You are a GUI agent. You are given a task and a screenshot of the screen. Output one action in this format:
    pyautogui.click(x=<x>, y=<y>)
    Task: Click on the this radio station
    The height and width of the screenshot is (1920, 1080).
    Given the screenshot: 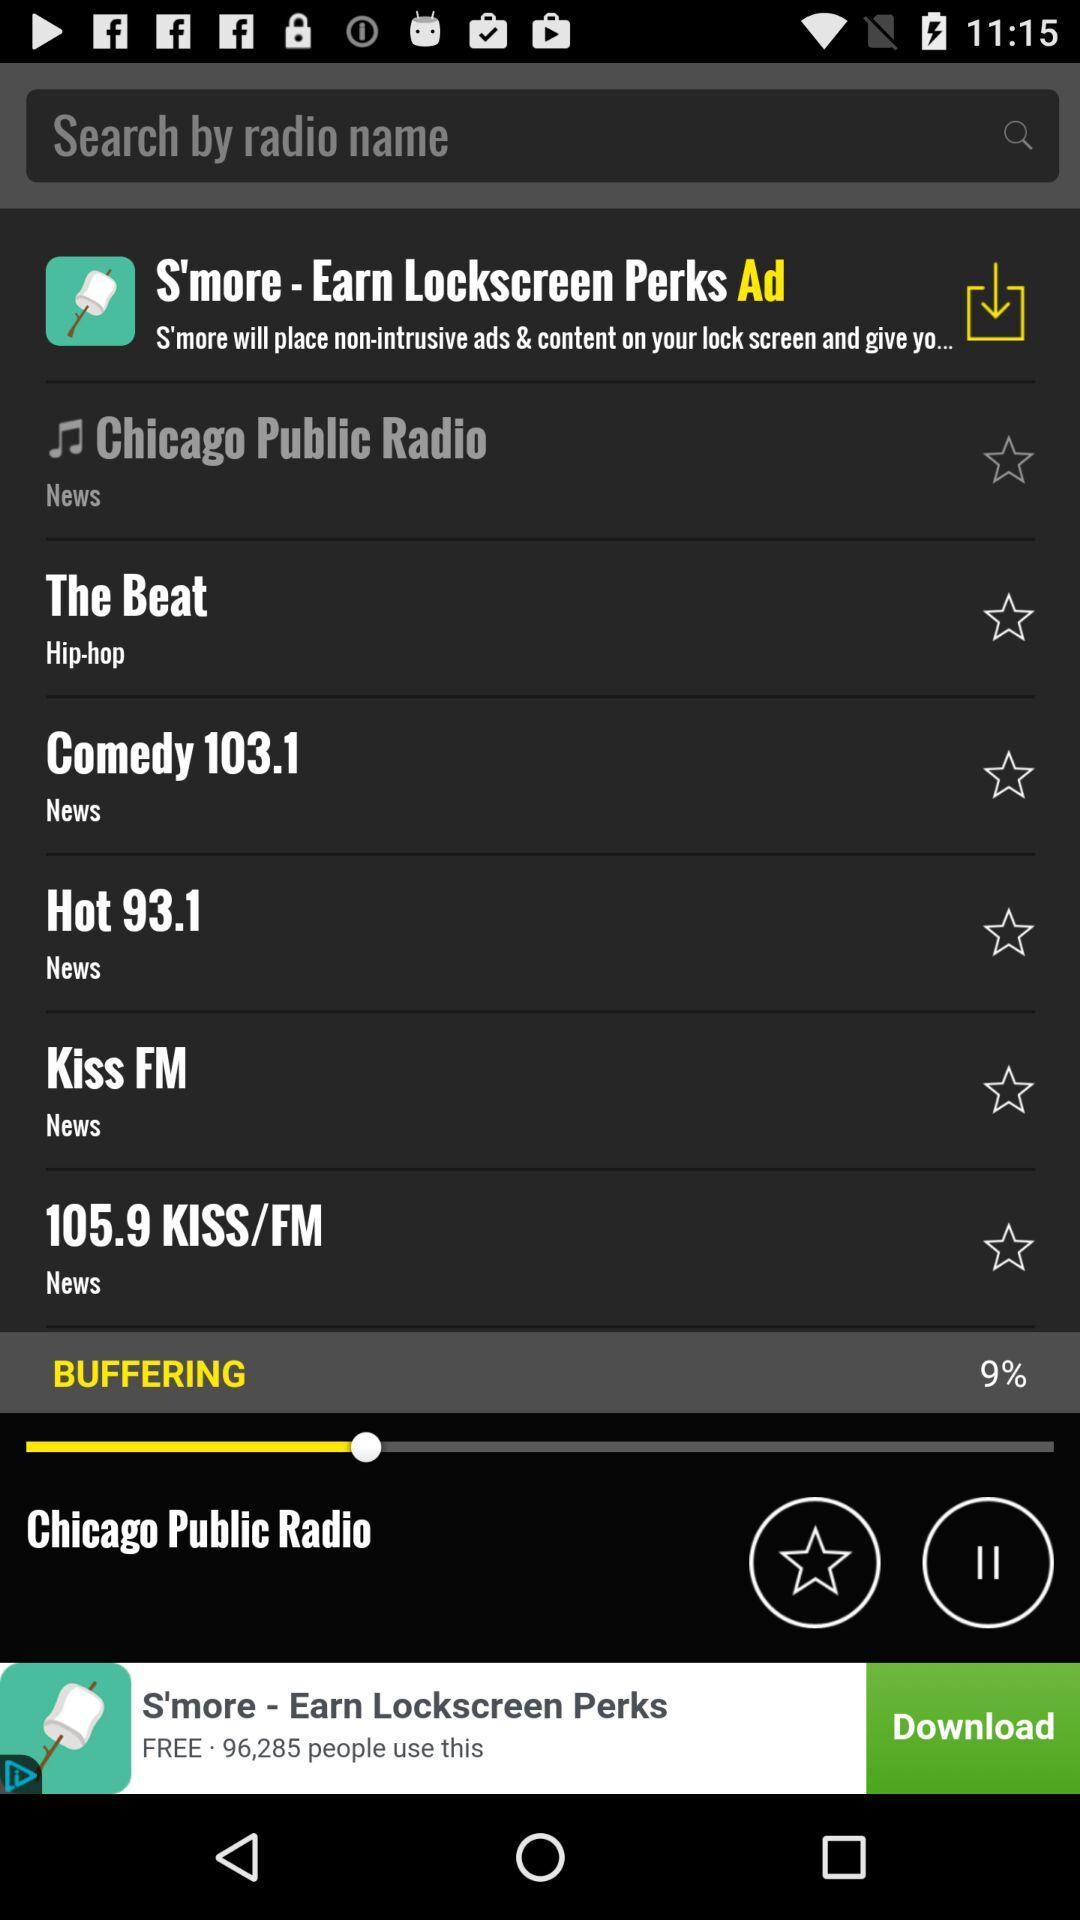 What is the action you would take?
    pyautogui.click(x=814, y=1561)
    